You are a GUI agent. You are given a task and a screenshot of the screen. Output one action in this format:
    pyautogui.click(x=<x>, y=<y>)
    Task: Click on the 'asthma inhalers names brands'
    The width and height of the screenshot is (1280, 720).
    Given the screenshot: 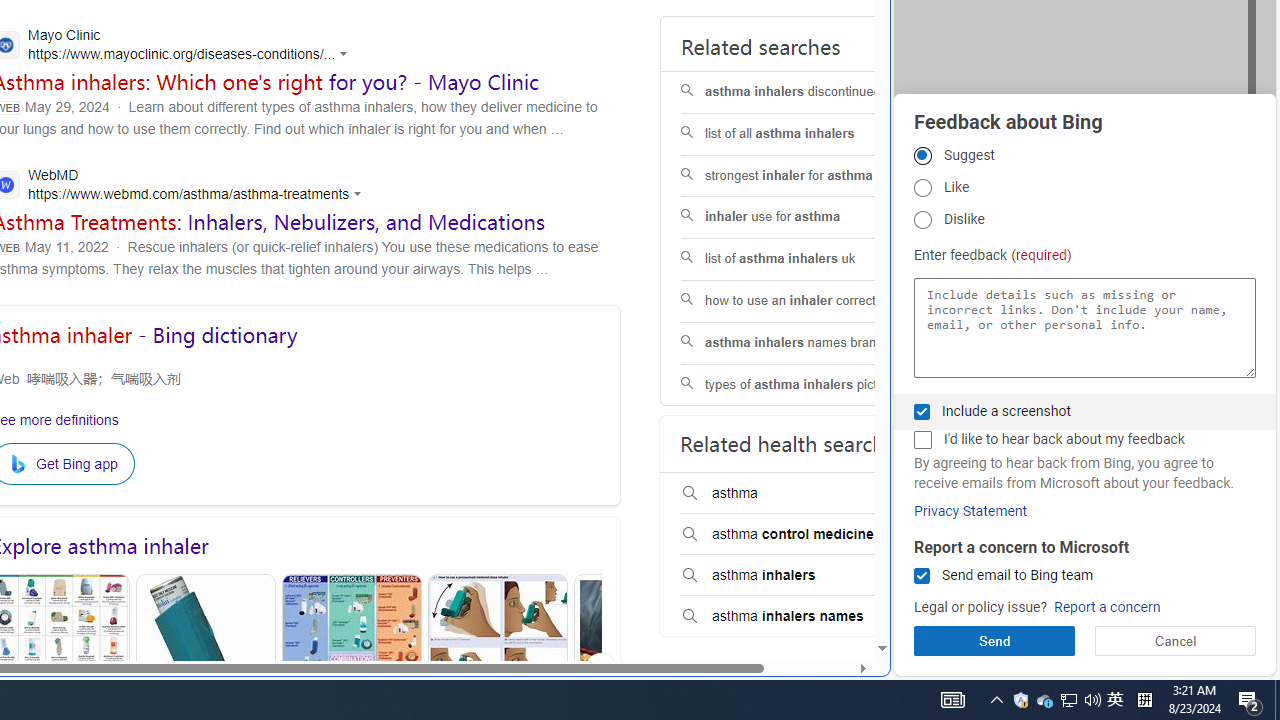 What is the action you would take?
    pyautogui.click(x=807, y=342)
    